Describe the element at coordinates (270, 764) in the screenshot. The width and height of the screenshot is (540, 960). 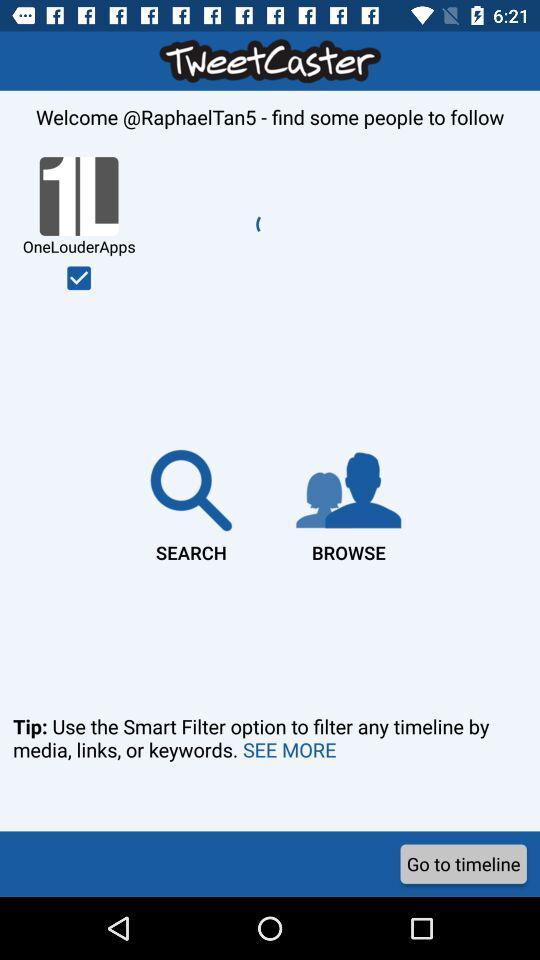
I see `the tip use the item` at that location.